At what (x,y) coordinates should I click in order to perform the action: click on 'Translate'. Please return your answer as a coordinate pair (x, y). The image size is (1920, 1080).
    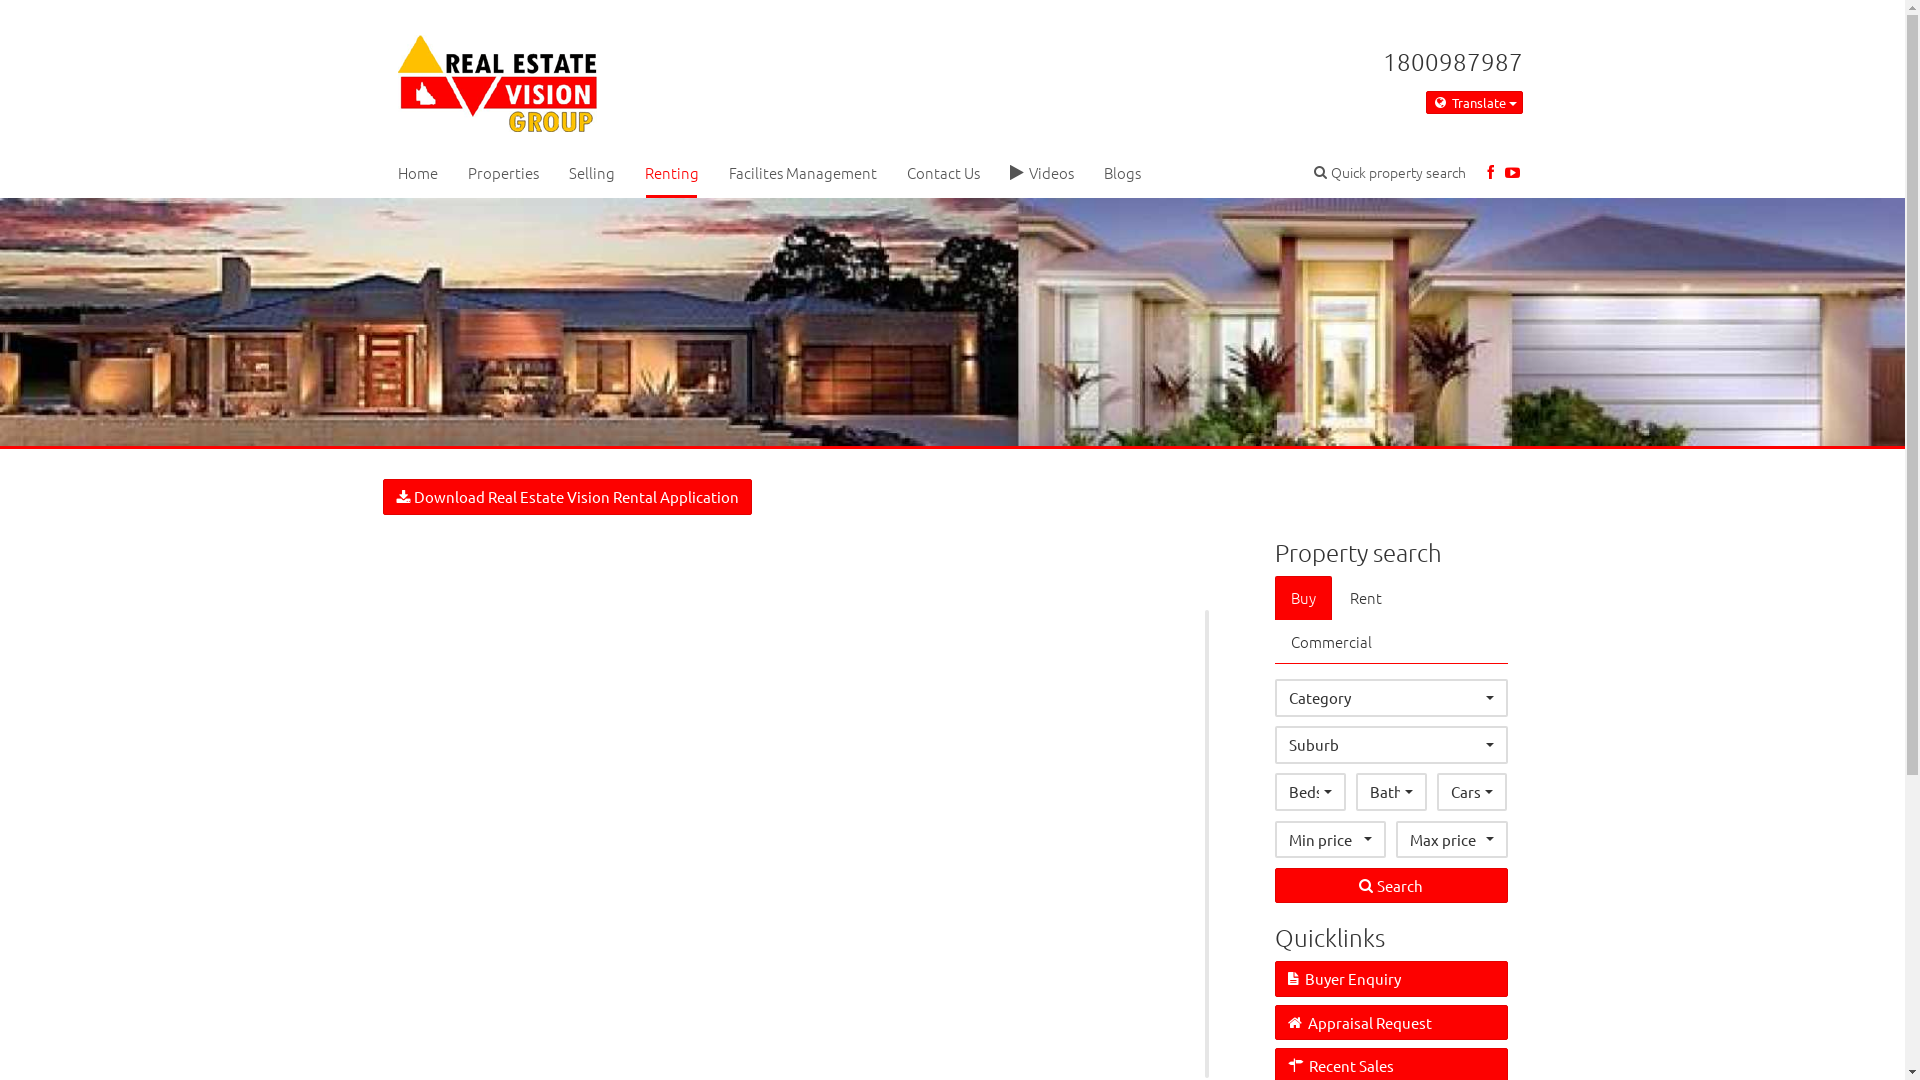
    Looking at the image, I should click on (1474, 103).